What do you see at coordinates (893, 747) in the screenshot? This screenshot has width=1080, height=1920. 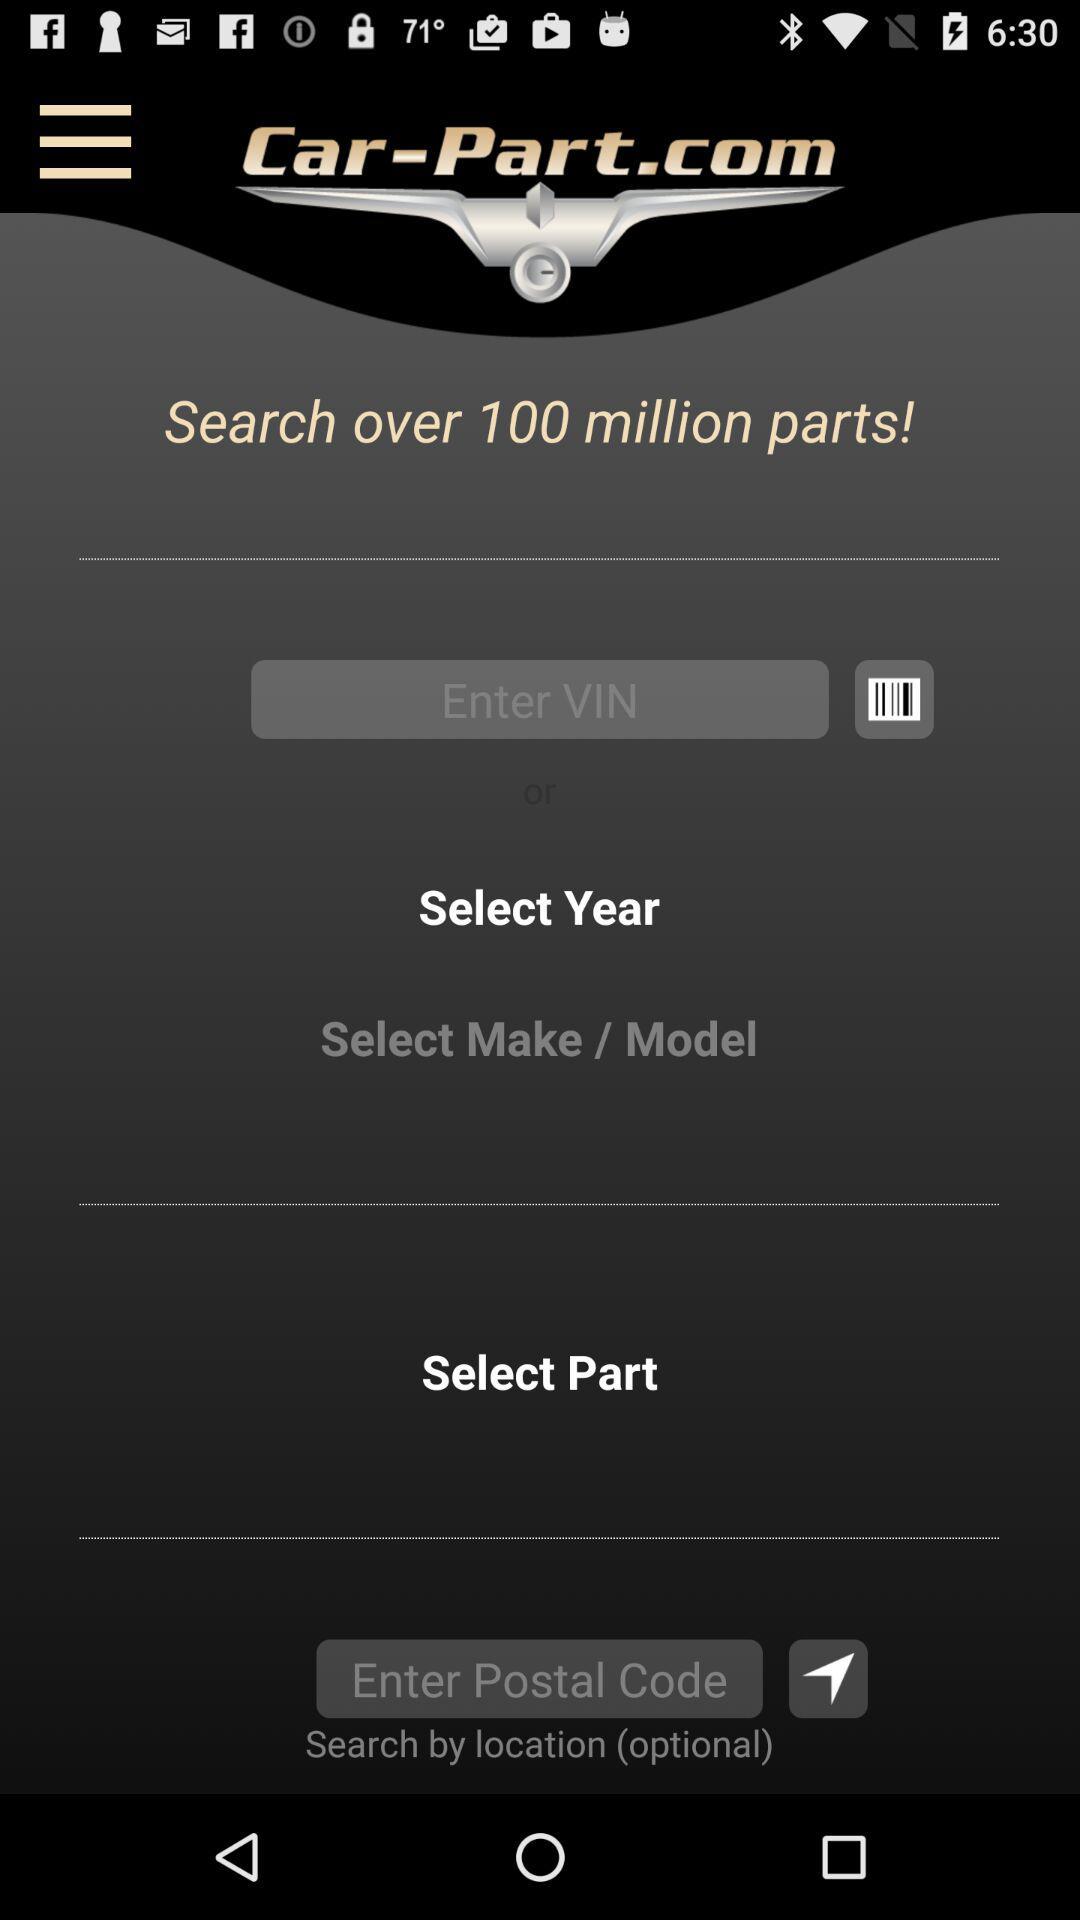 I see `the delete icon` at bounding box center [893, 747].